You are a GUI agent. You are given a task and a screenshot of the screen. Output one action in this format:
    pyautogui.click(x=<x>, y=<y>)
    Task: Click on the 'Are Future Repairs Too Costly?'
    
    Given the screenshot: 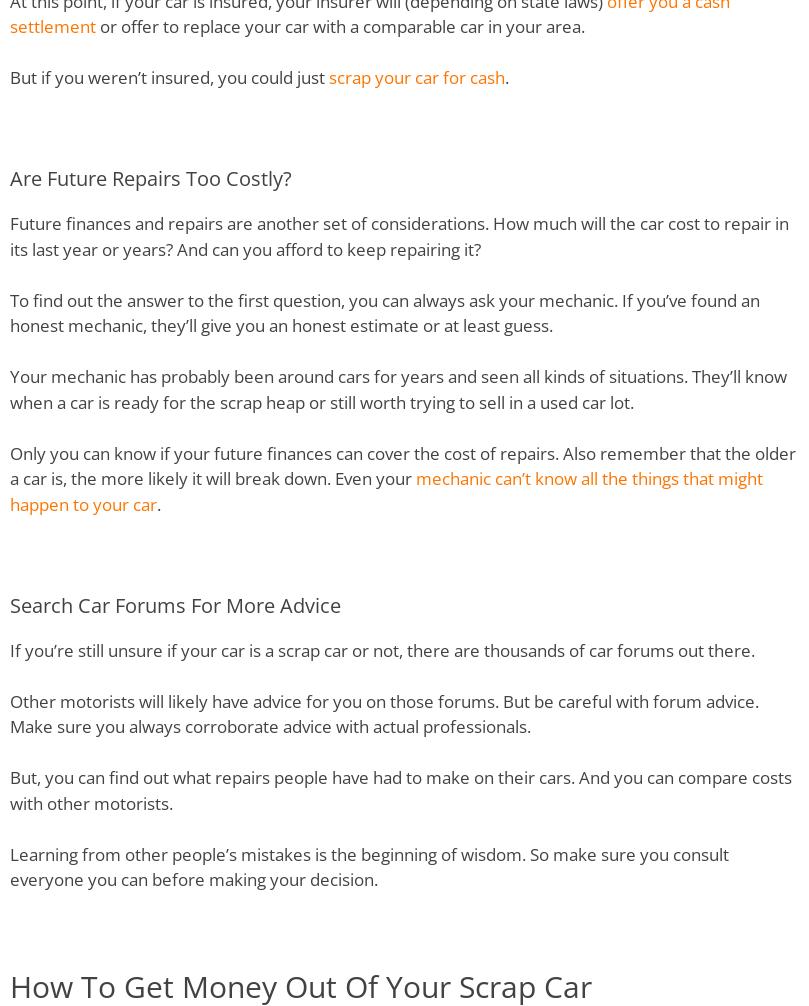 What is the action you would take?
    pyautogui.click(x=150, y=178)
    